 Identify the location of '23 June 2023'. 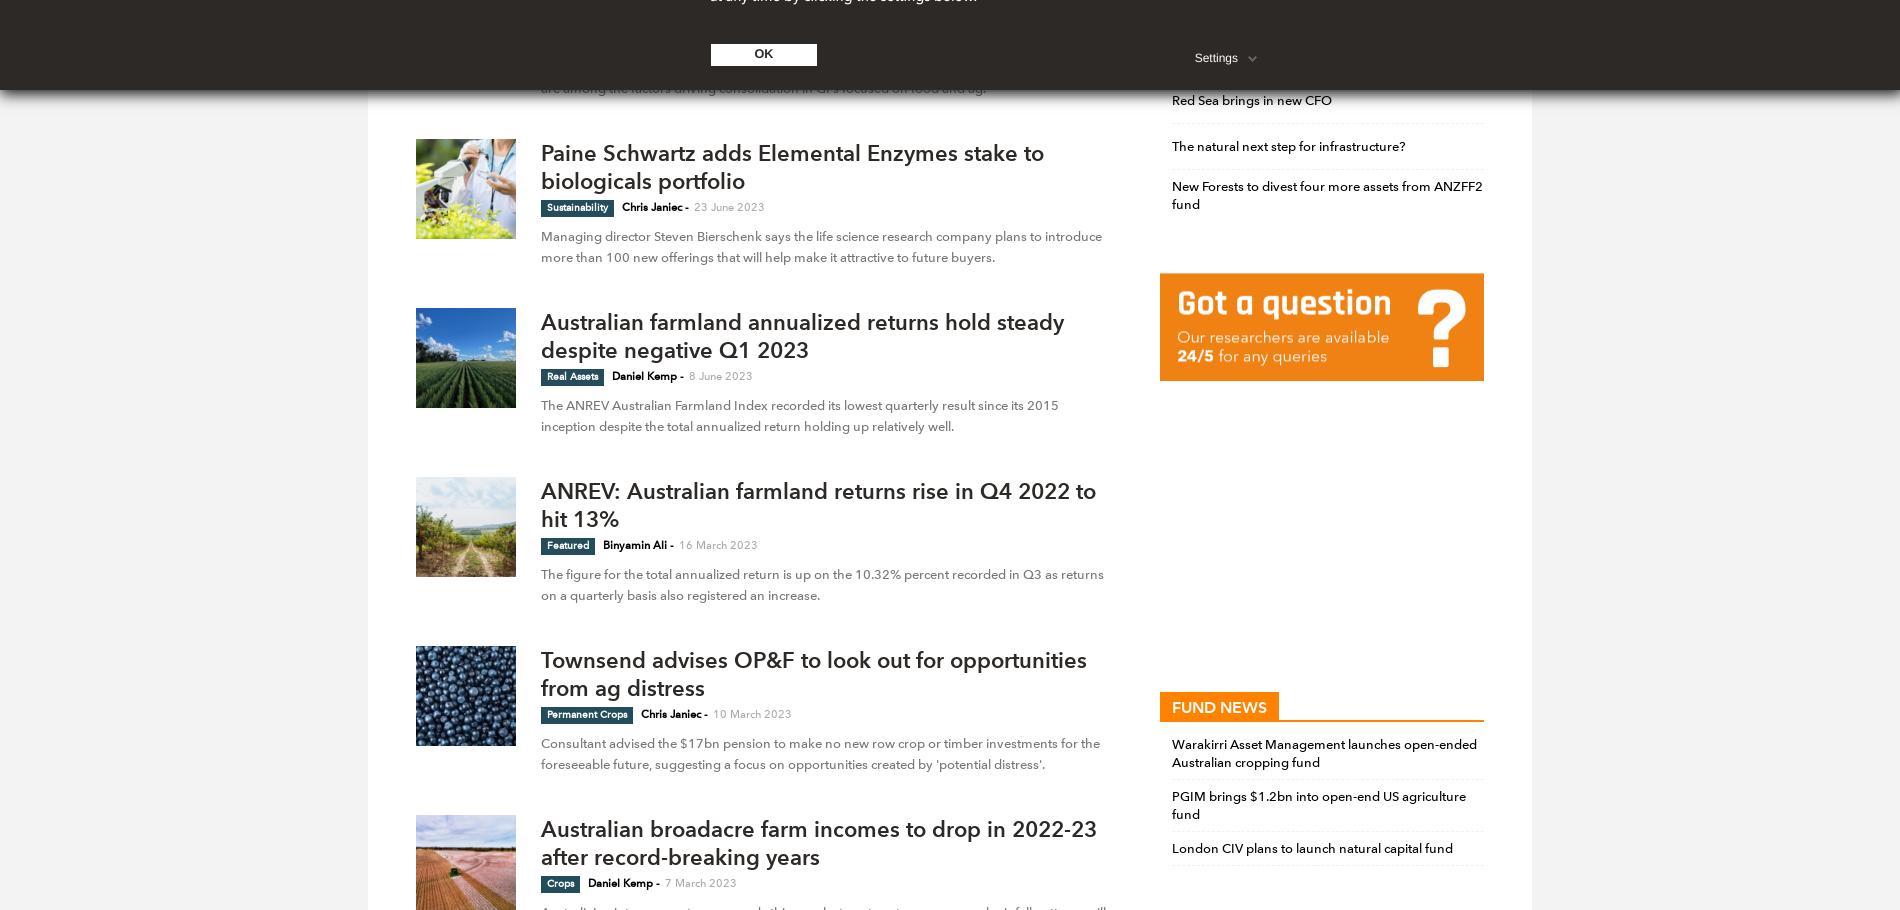
(728, 206).